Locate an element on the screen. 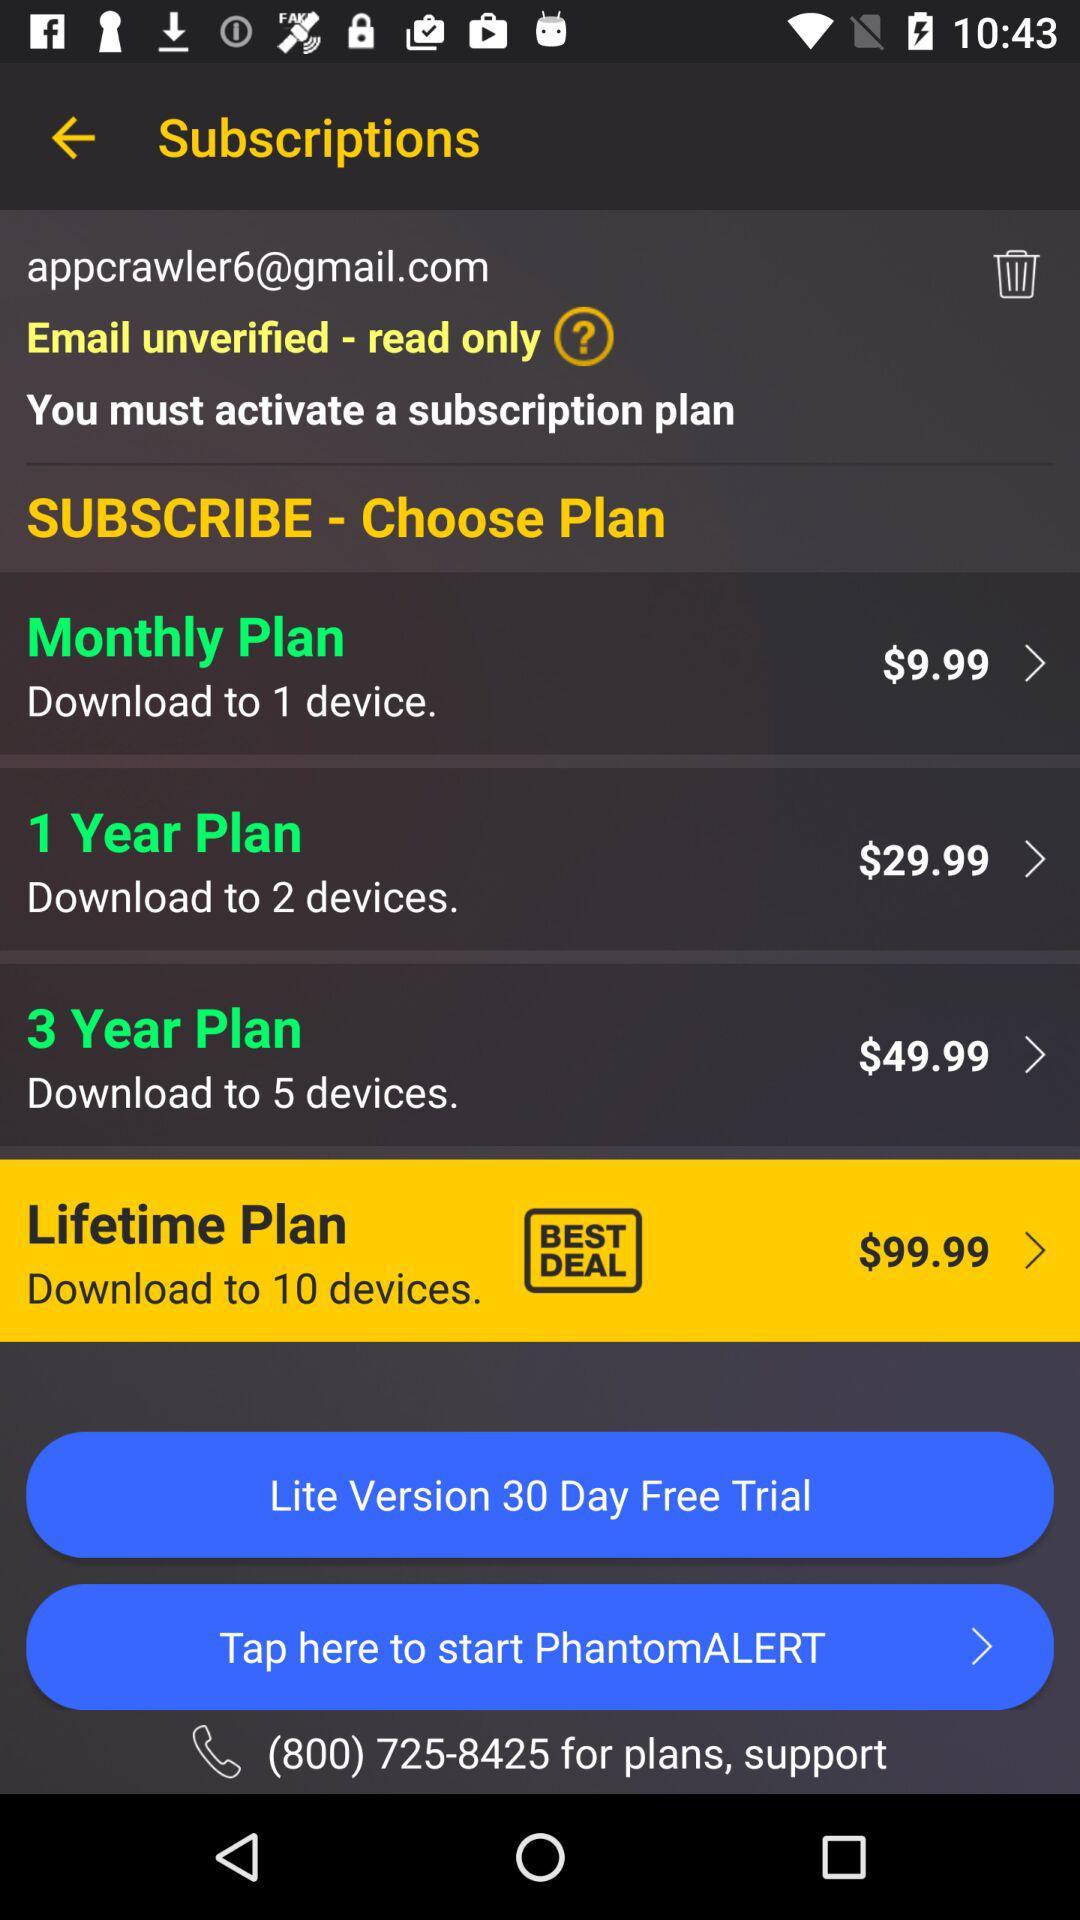  the lite version 30 is located at coordinates (540, 1494).